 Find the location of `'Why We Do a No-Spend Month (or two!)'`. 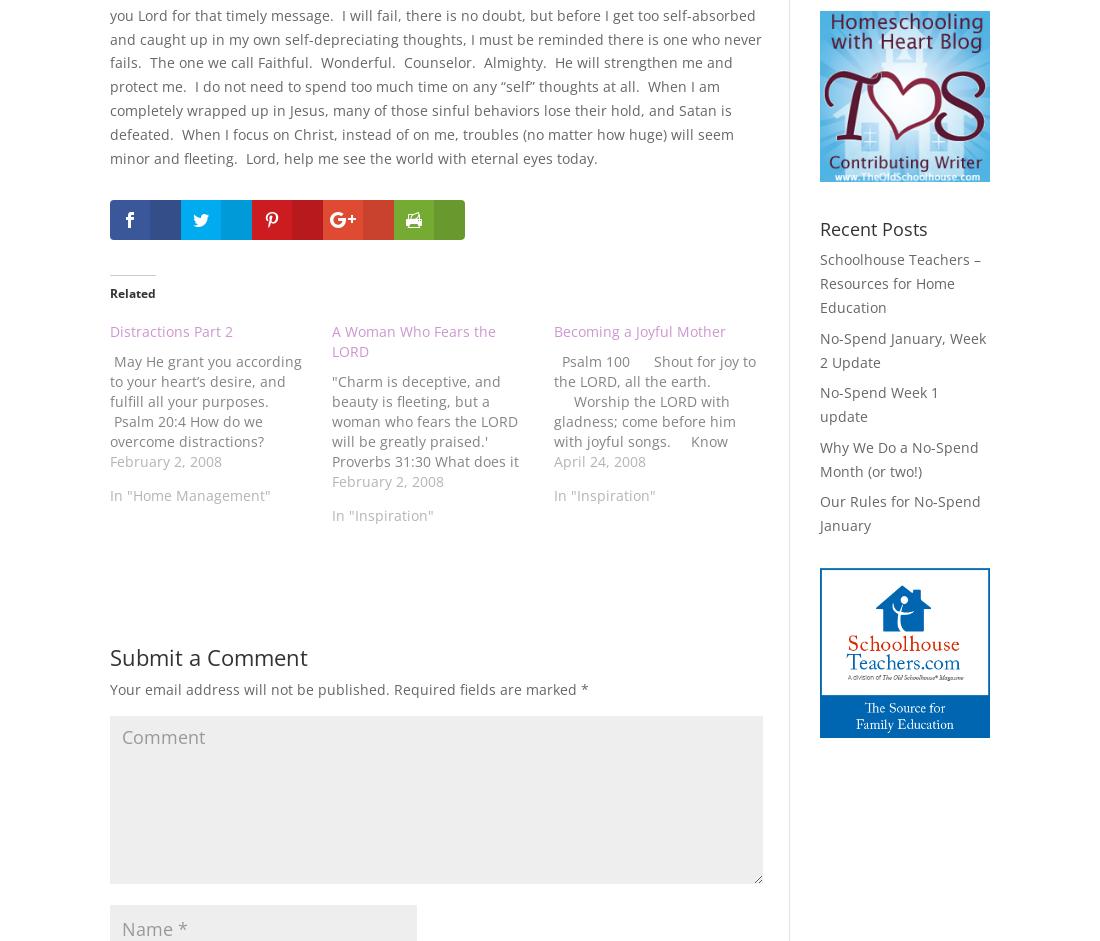

'Why We Do a No-Spend Month (or two!)' is located at coordinates (898, 458).